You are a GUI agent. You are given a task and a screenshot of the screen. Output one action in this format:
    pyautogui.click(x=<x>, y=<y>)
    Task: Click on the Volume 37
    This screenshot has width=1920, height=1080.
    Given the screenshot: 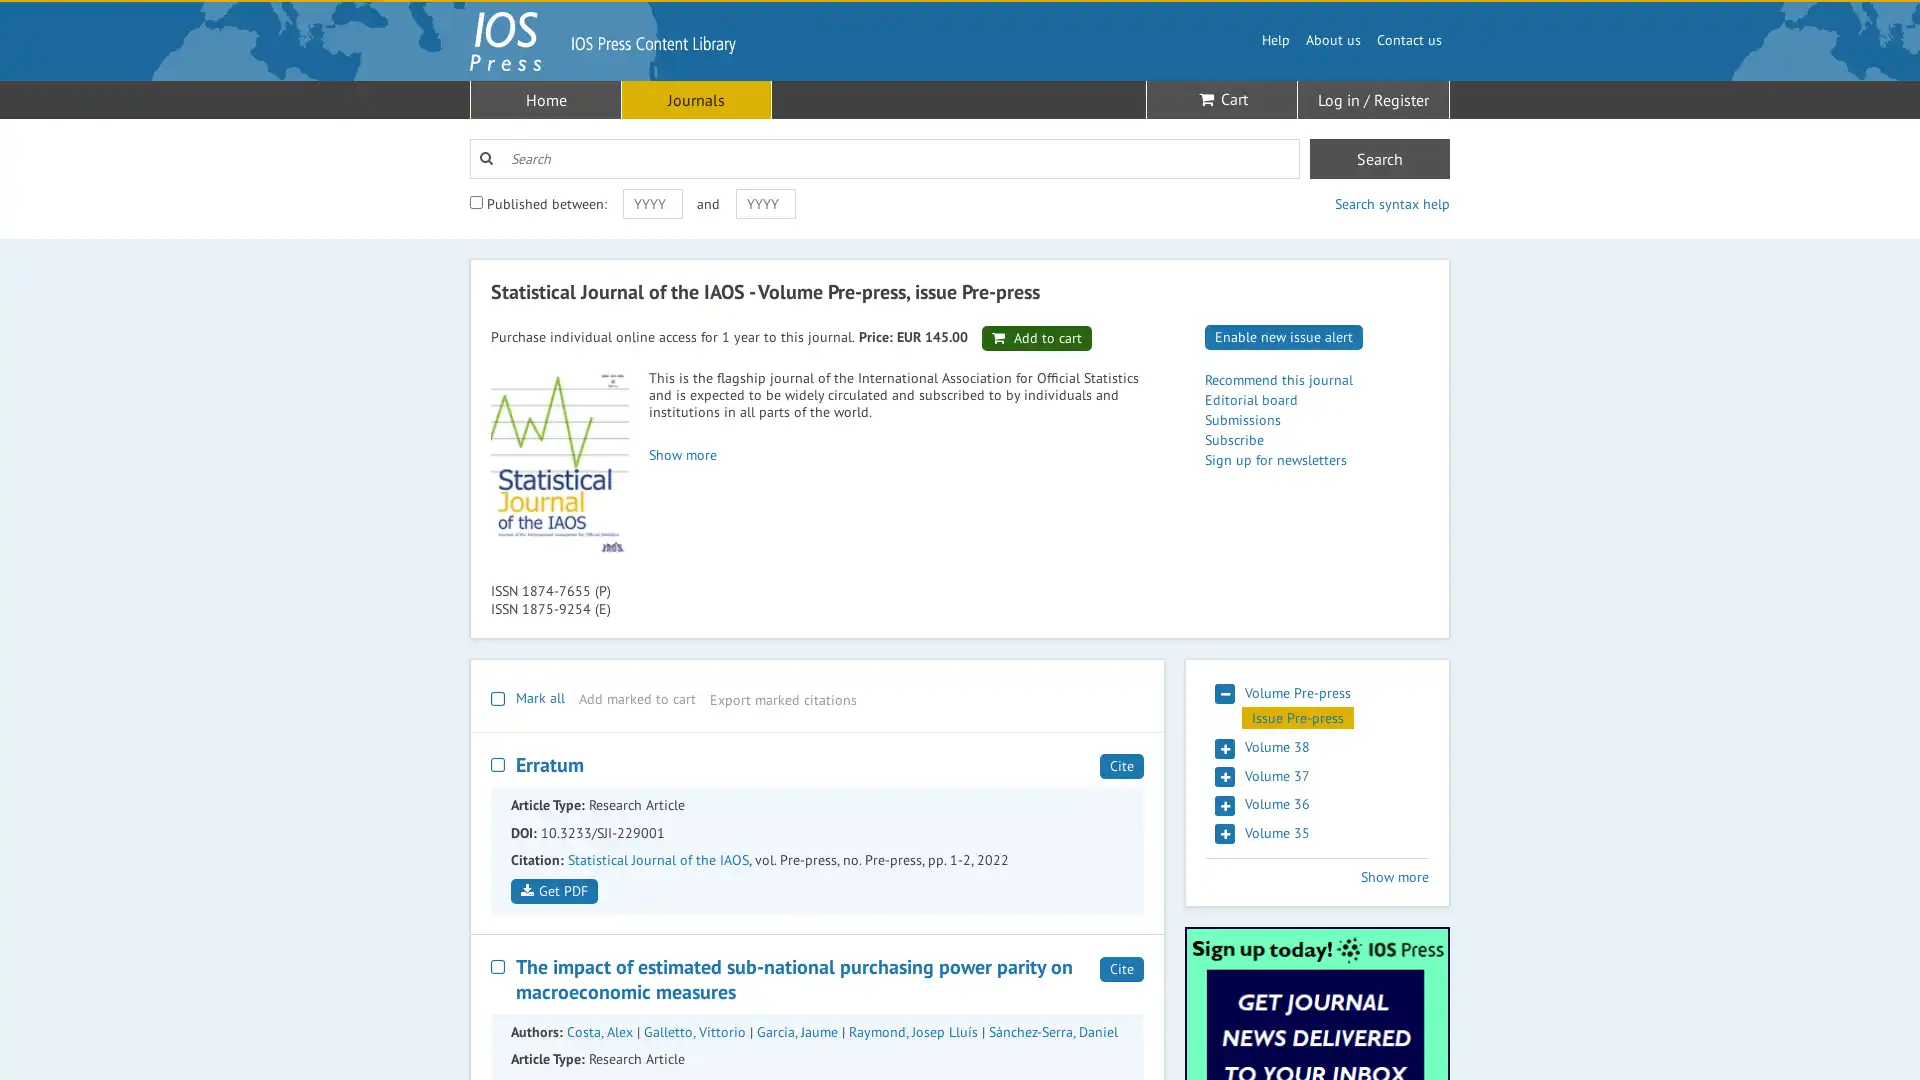 What is the action you would take?
    pyautogui.click(x=1261, y=775)
    